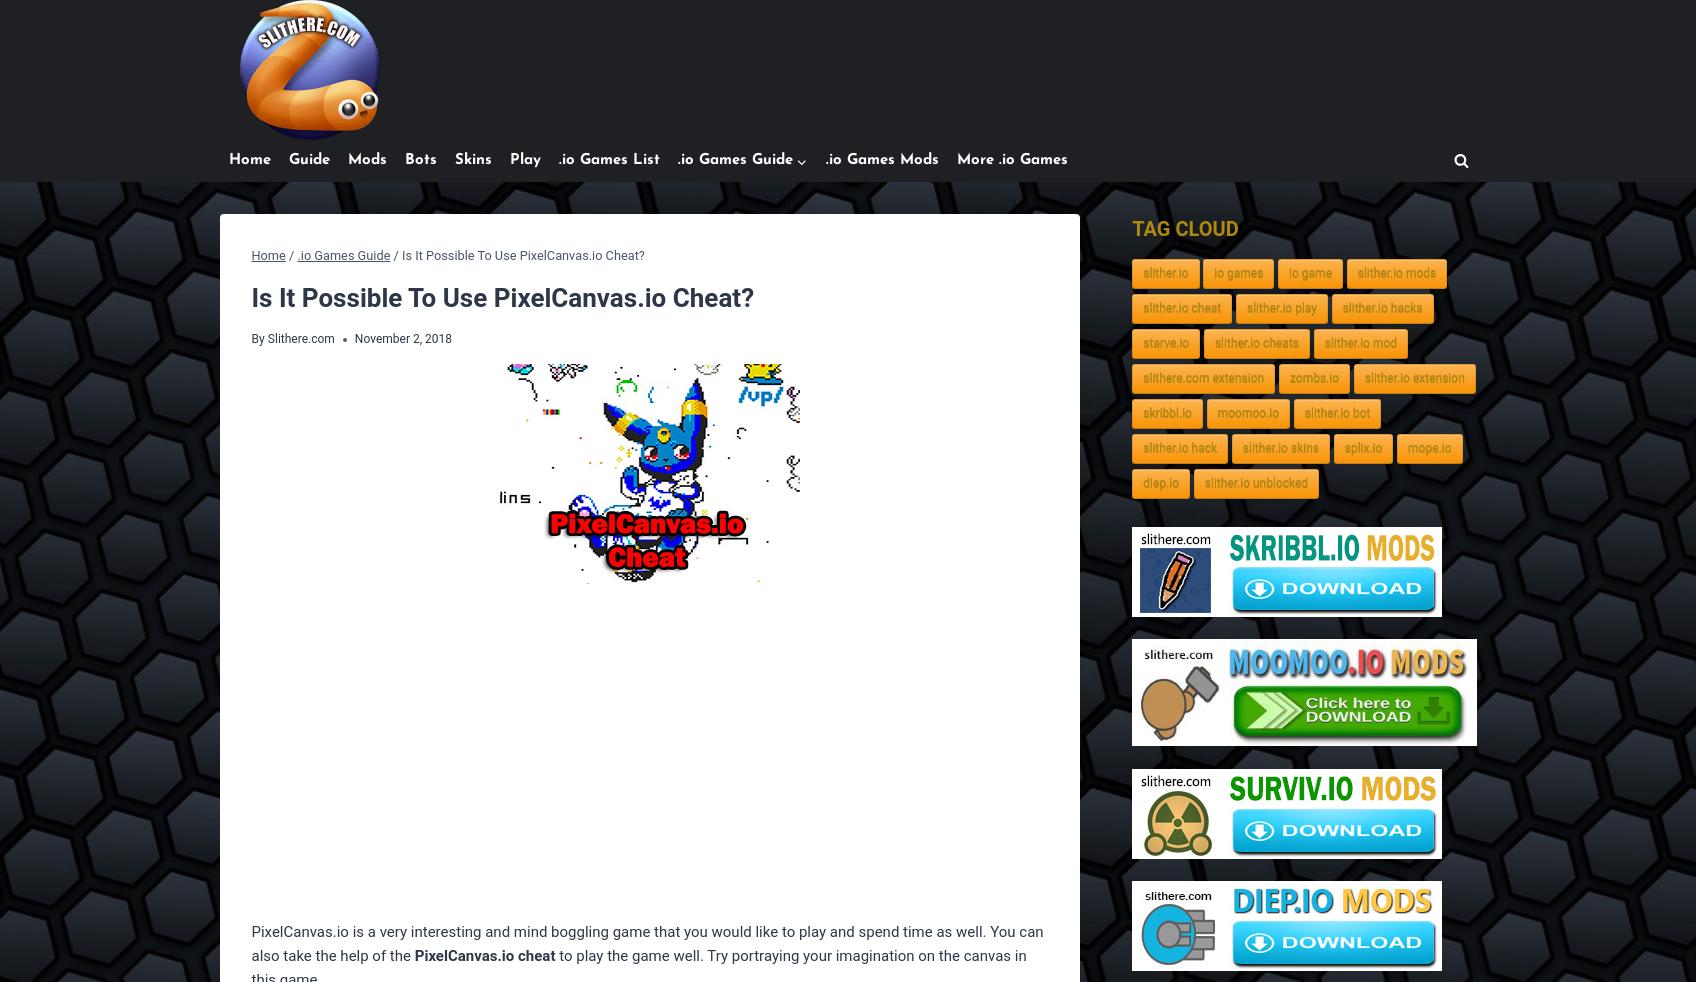 This screenshot has height=982, width=1696. Describe the element at coordinates (1279, 448) in the screenshot. I see `'slither.io skins'` at that location.